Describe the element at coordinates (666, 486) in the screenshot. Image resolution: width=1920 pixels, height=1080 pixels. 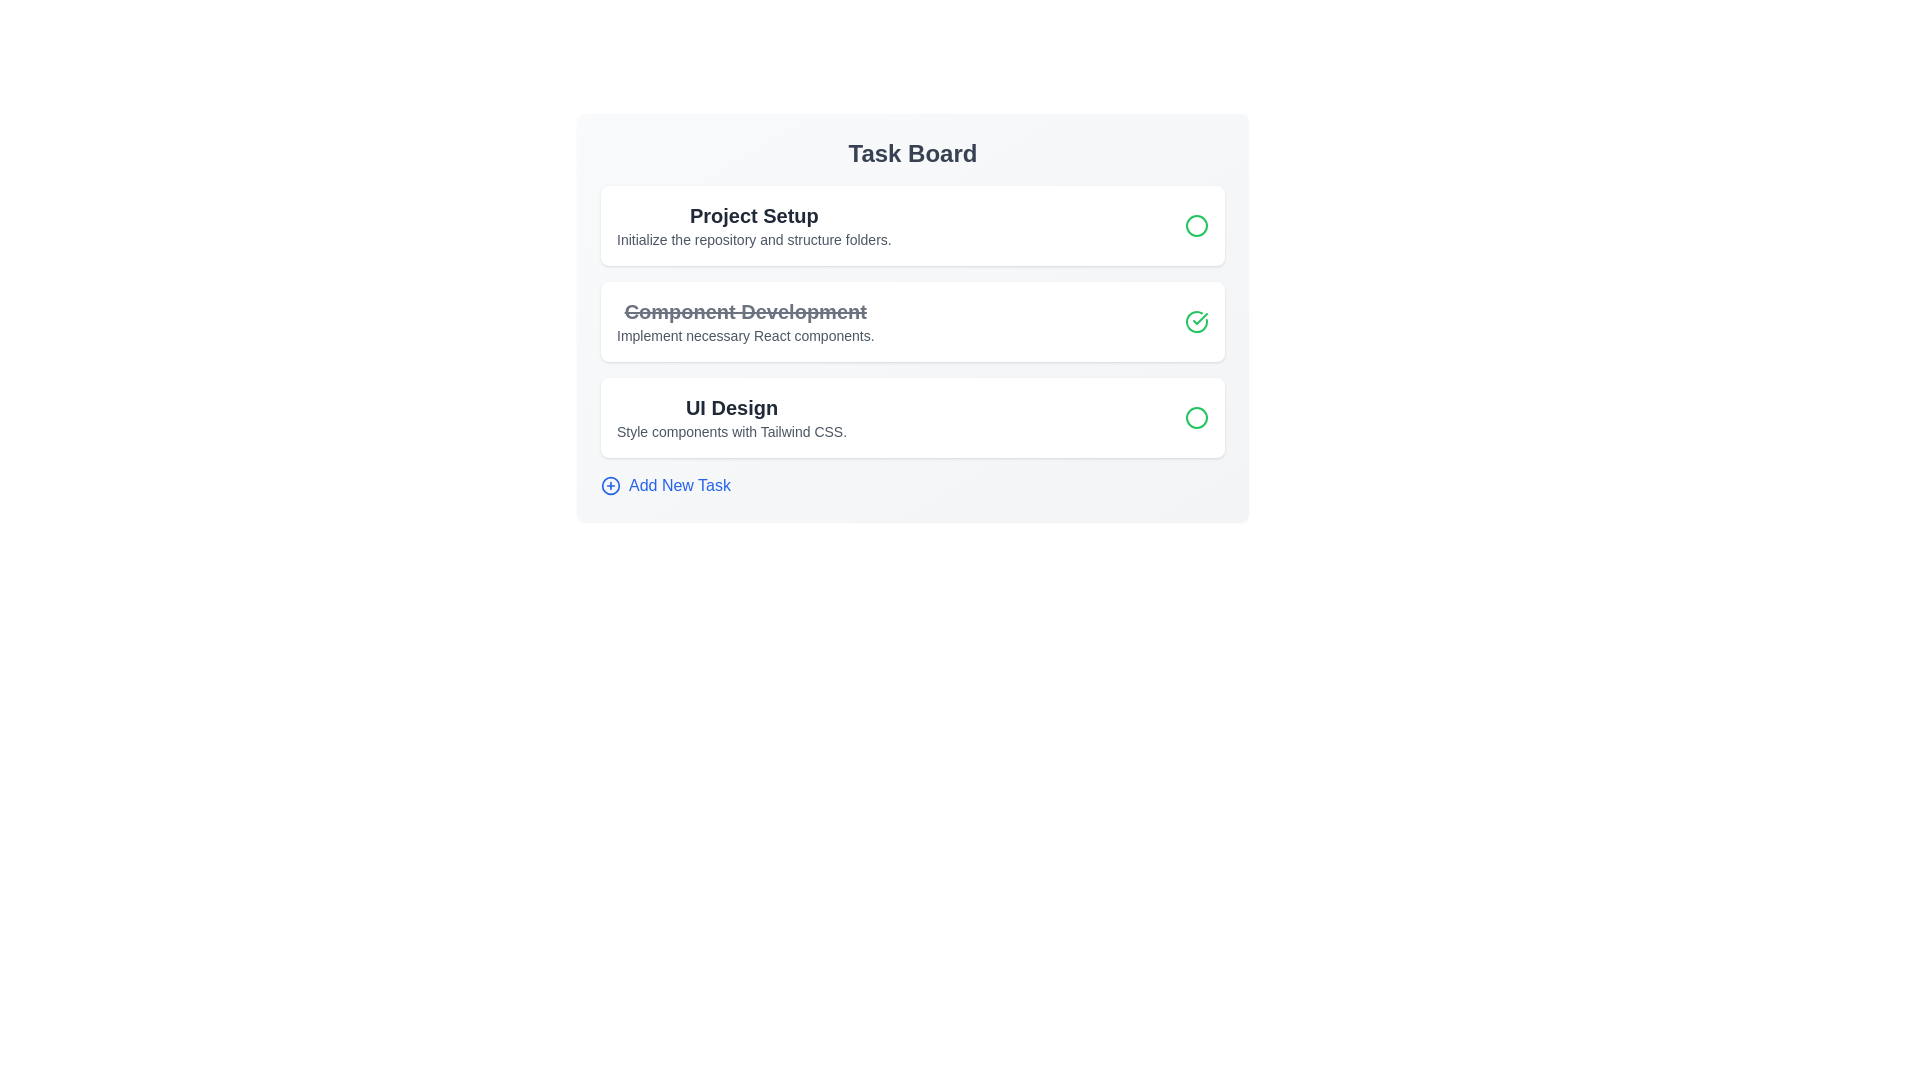
I see `the 'Add New Task' button to add a new task` at that location.